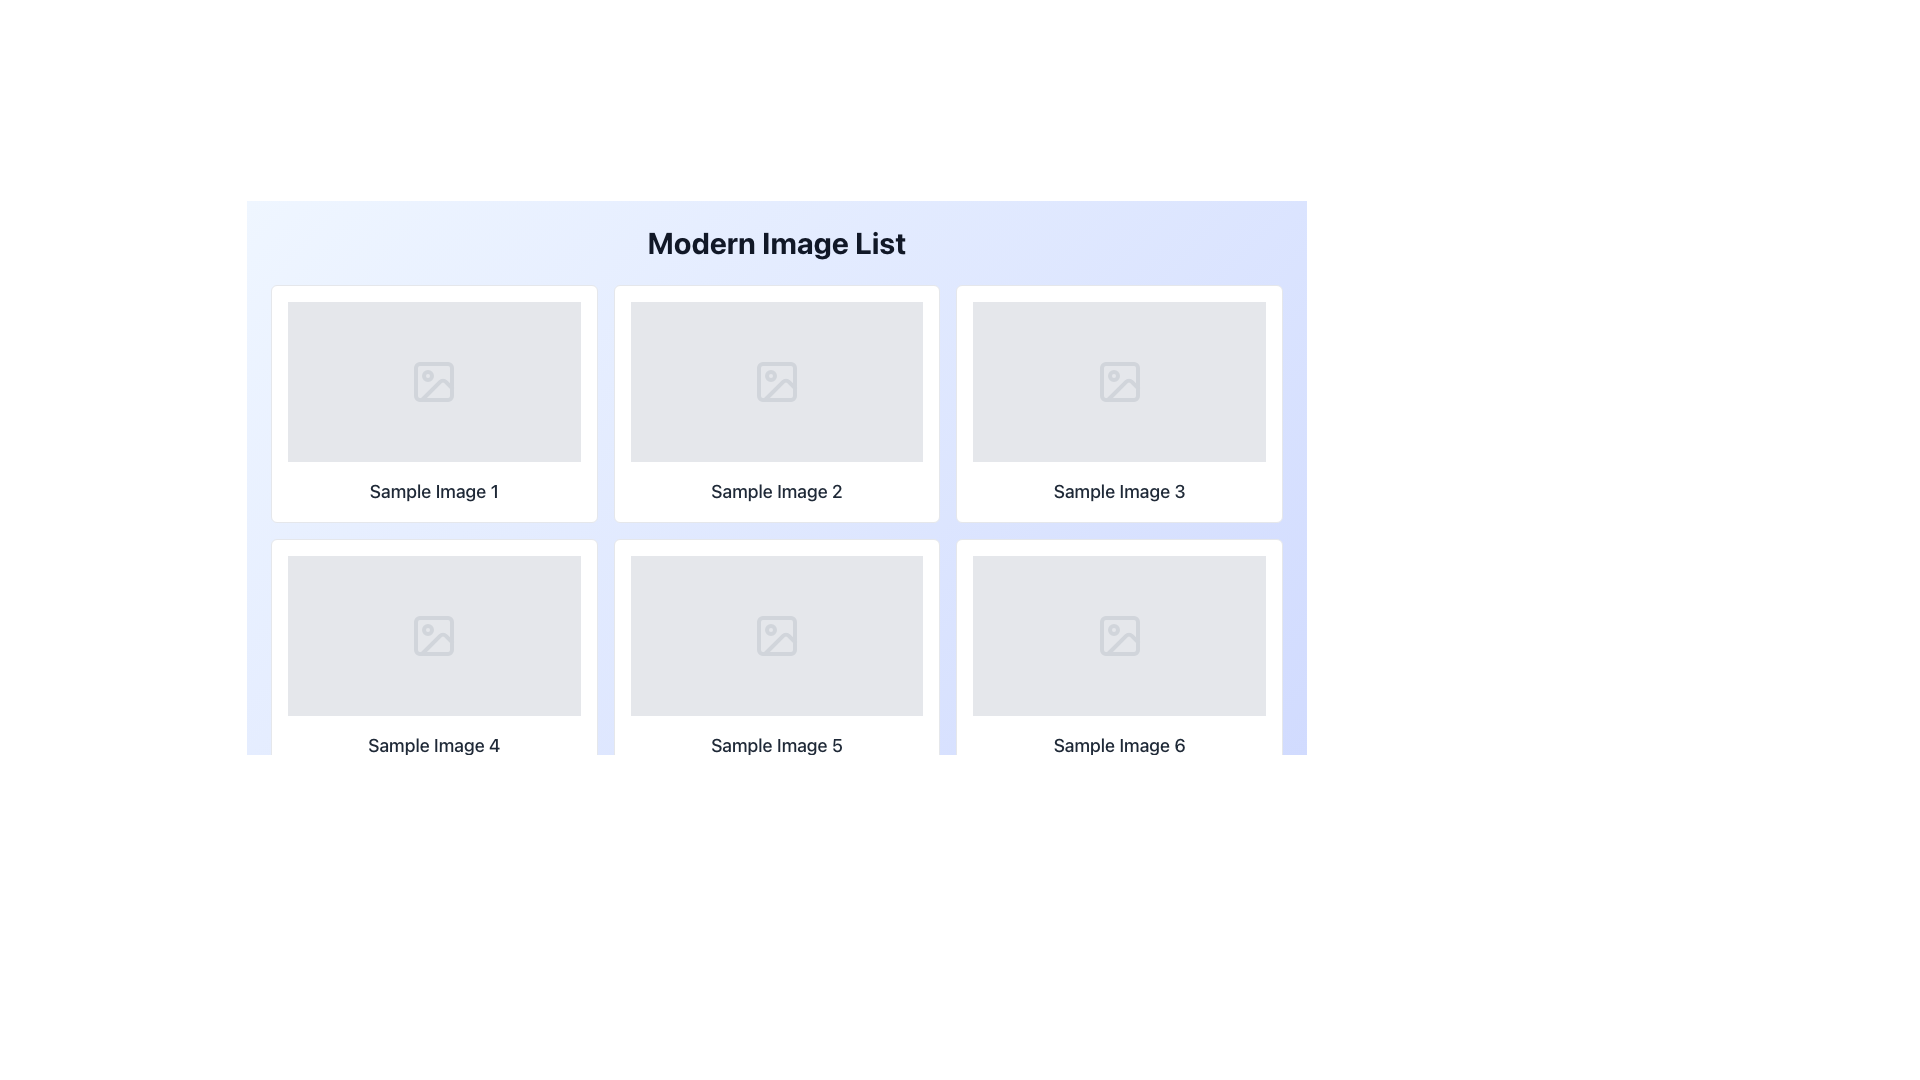  I want to click on the text label that provides a title for the fifth image in the grid layout, located below the respective image placeholder in the second row, first column, so click(776, 745).